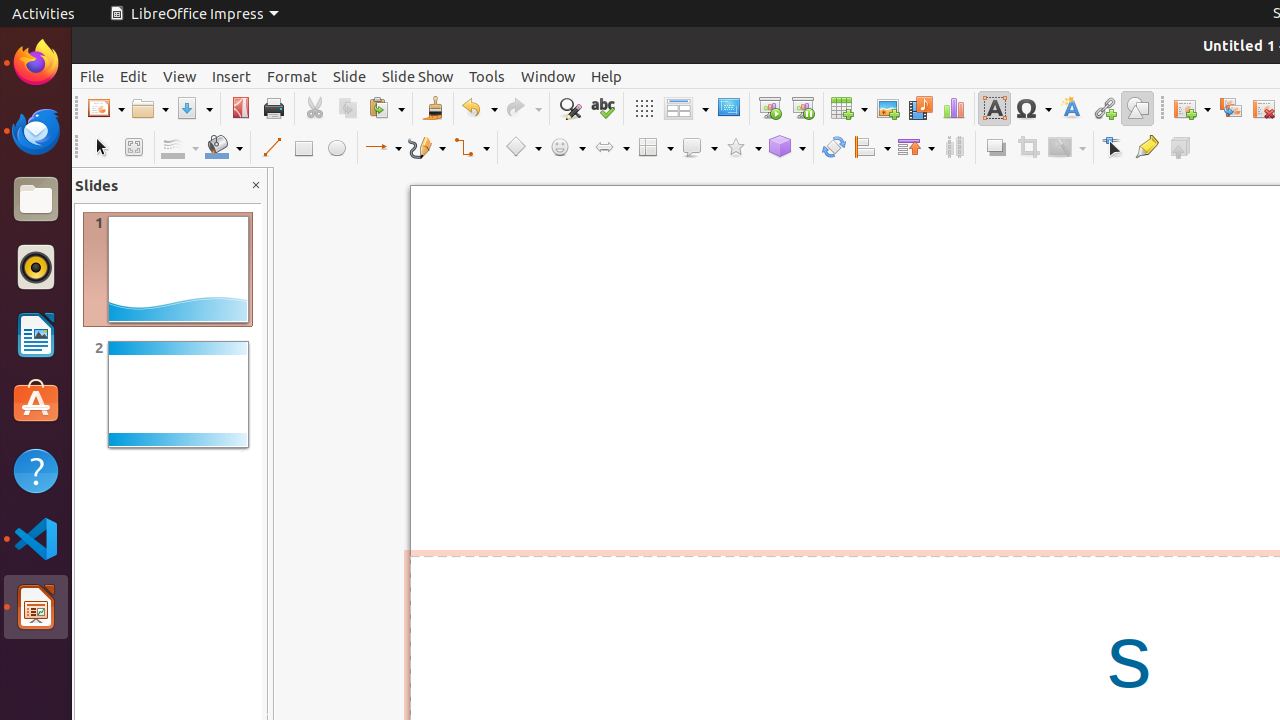 The height and width of the screenshot is (720, 1280). I want to click on 'Find & Replace', so click(568, 108).